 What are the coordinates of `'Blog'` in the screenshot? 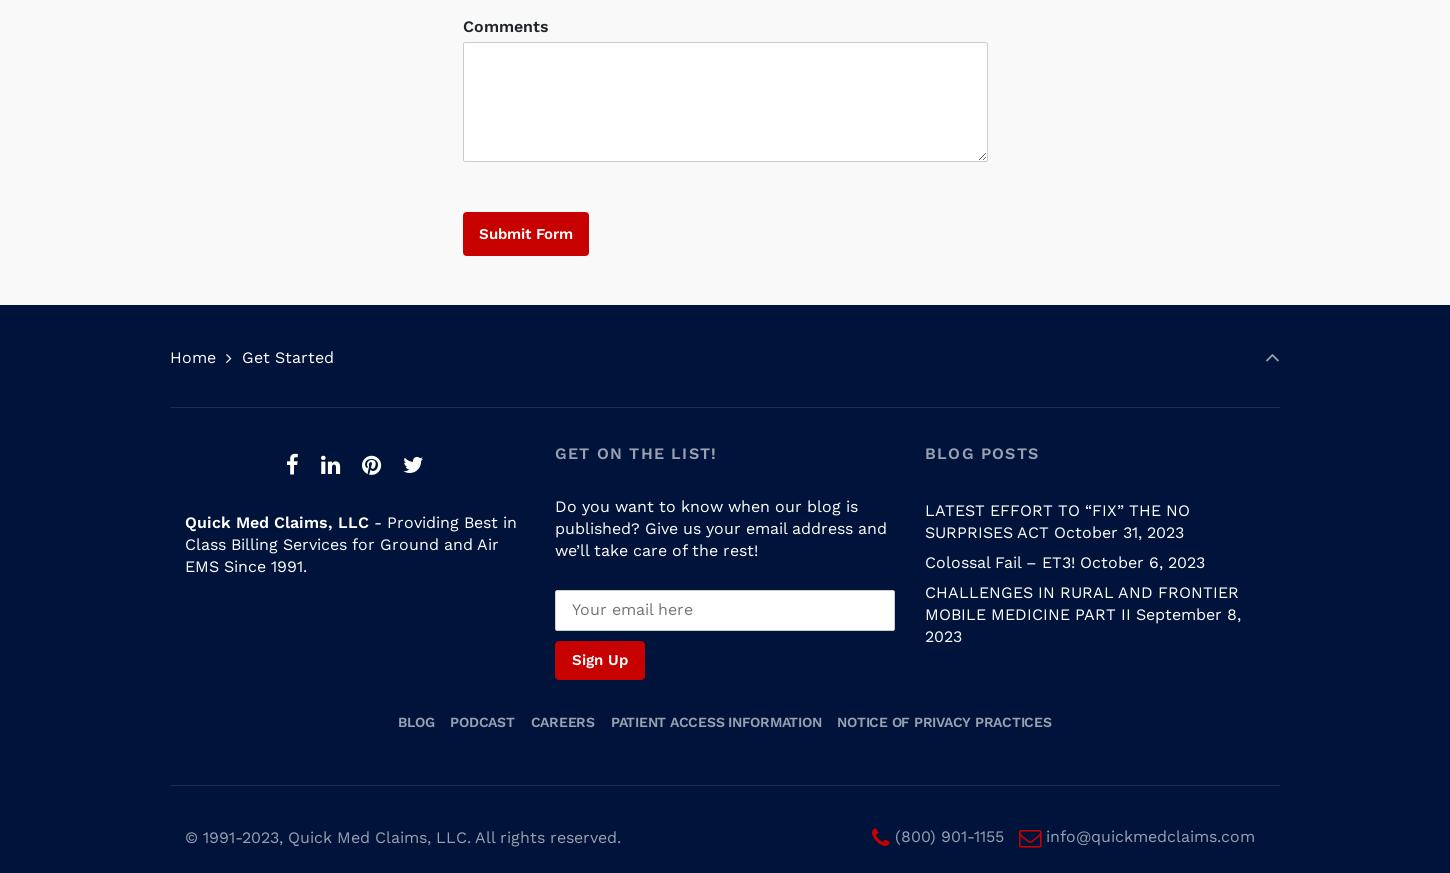 It's located at (415, 702).